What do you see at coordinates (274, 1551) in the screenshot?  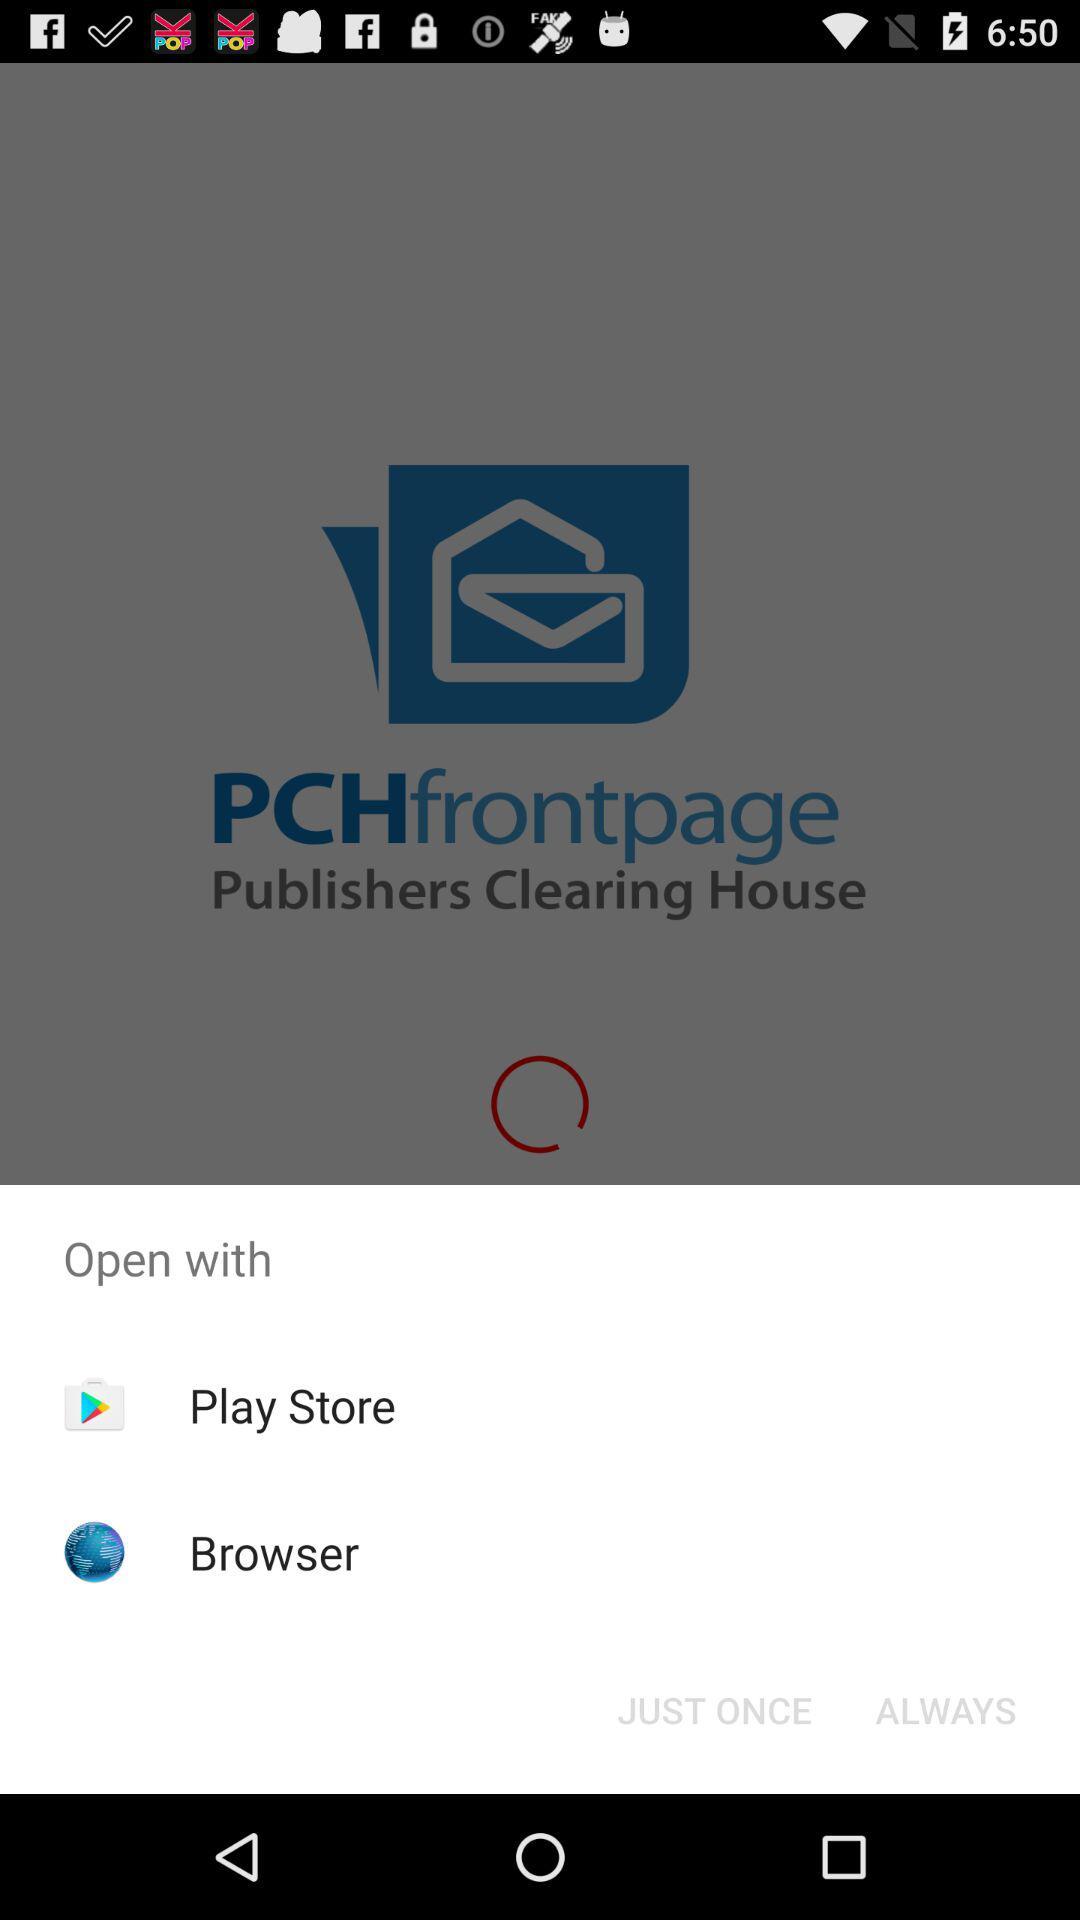 I see `the browser item` at bounding box center [274, 1551].